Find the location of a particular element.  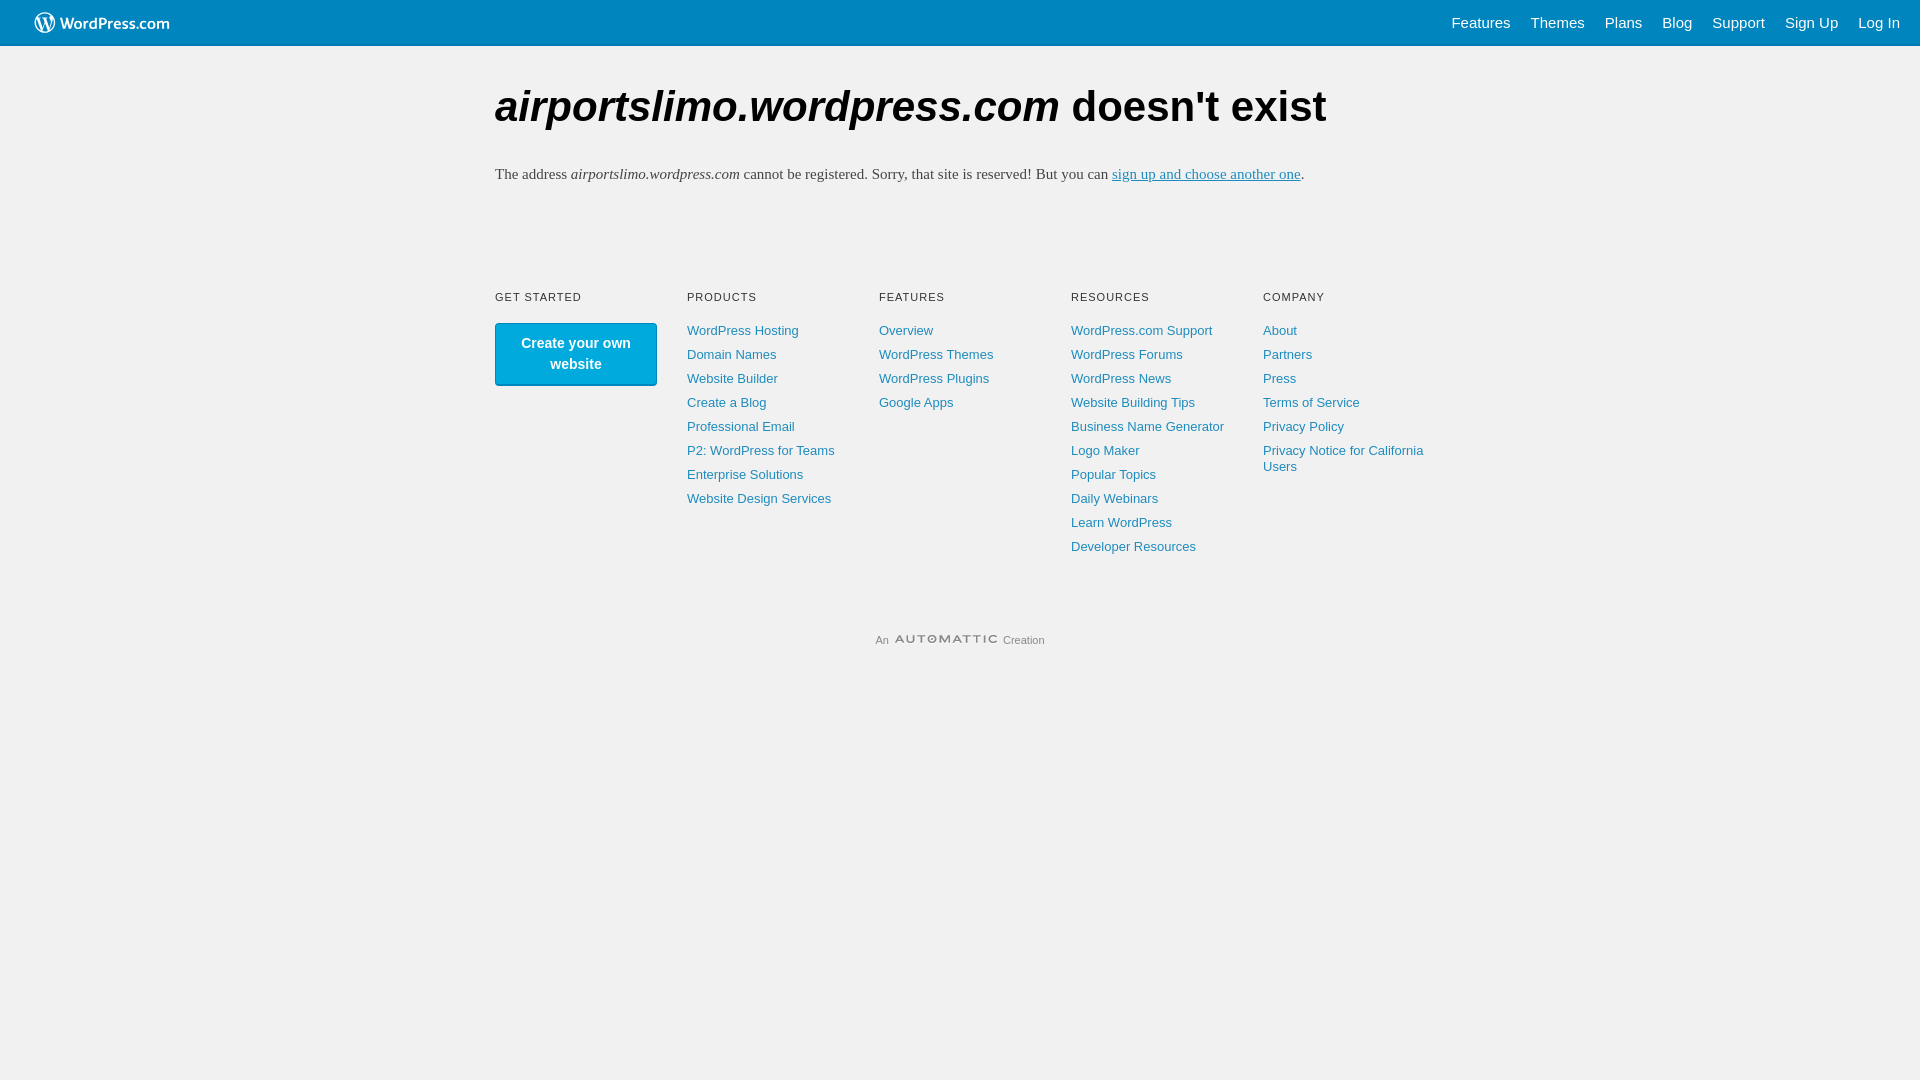

'Google Apps' is located at coordinates (878, 402).